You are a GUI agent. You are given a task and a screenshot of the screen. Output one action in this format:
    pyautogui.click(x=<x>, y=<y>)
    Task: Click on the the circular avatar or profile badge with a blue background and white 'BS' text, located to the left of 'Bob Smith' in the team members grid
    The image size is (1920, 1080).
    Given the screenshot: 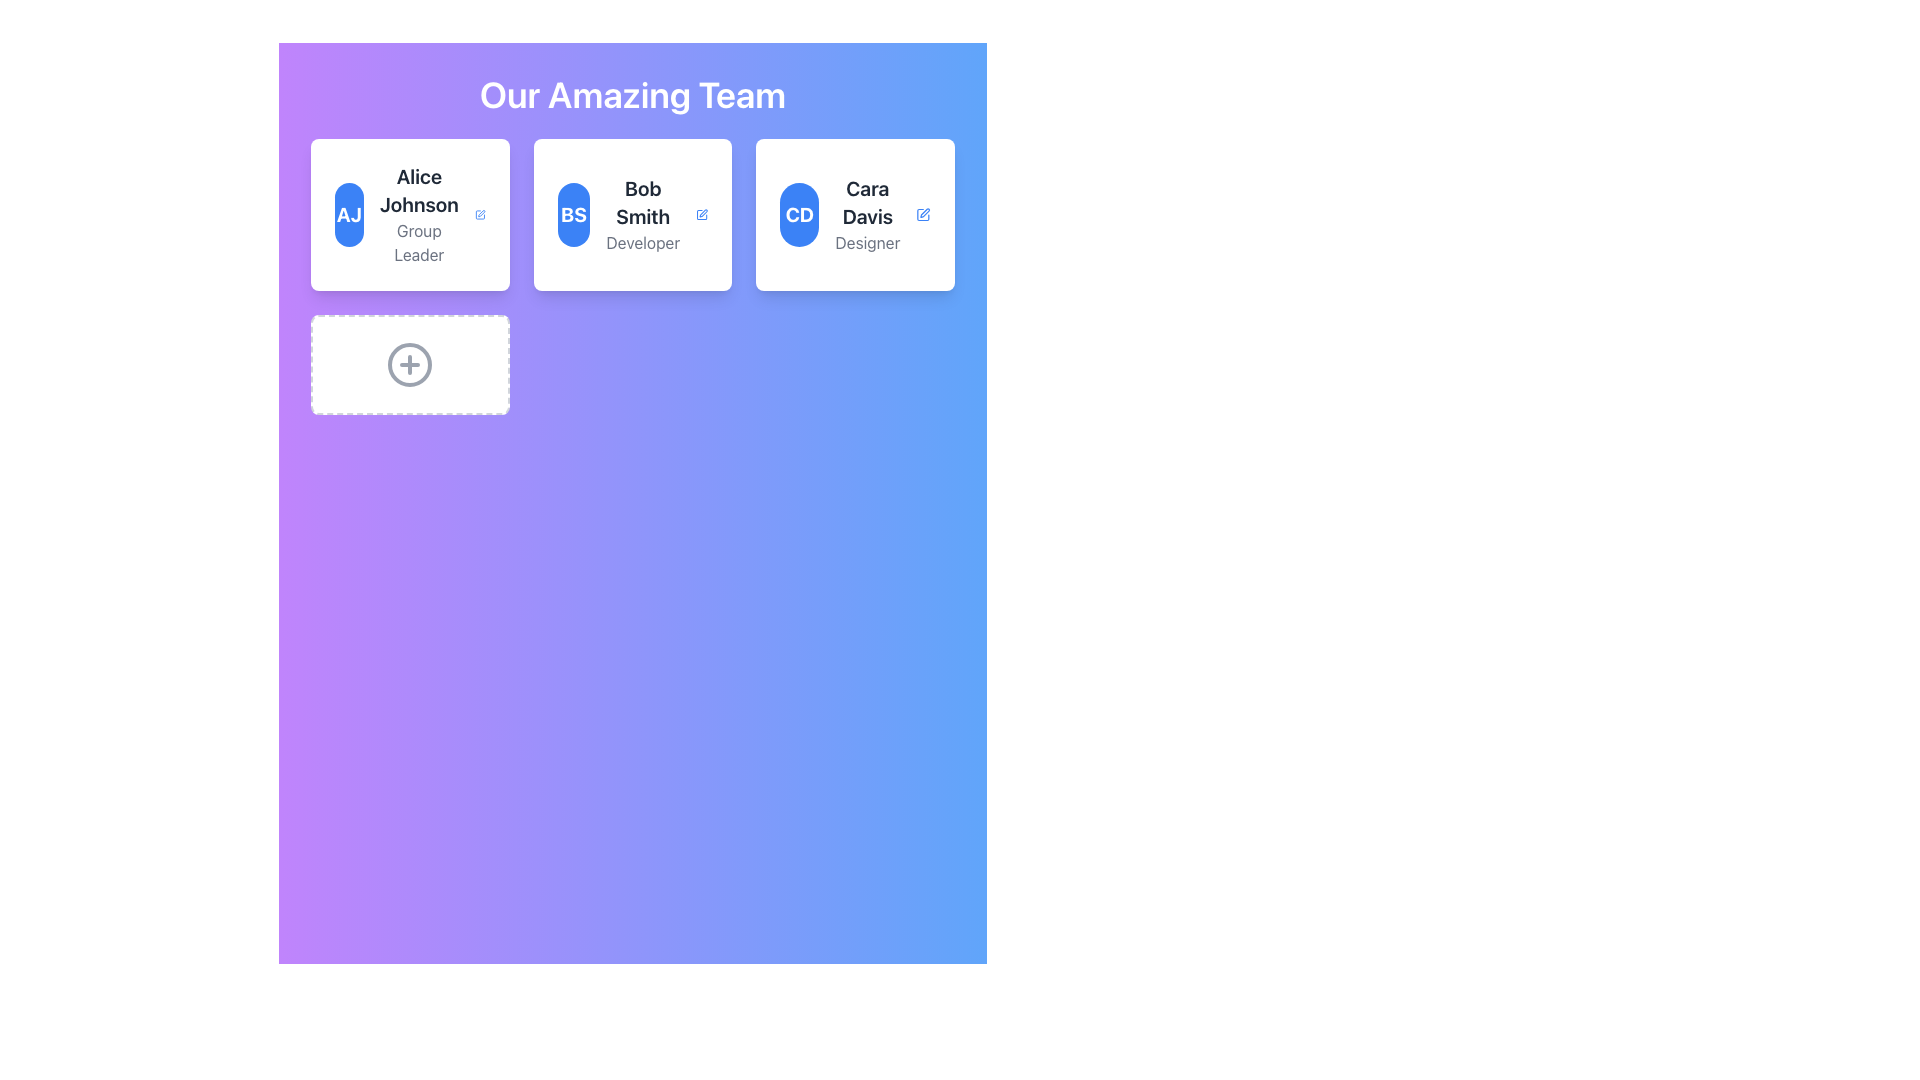 What is the action you would take?
    pyautogui.click(x=572, y=215)
    